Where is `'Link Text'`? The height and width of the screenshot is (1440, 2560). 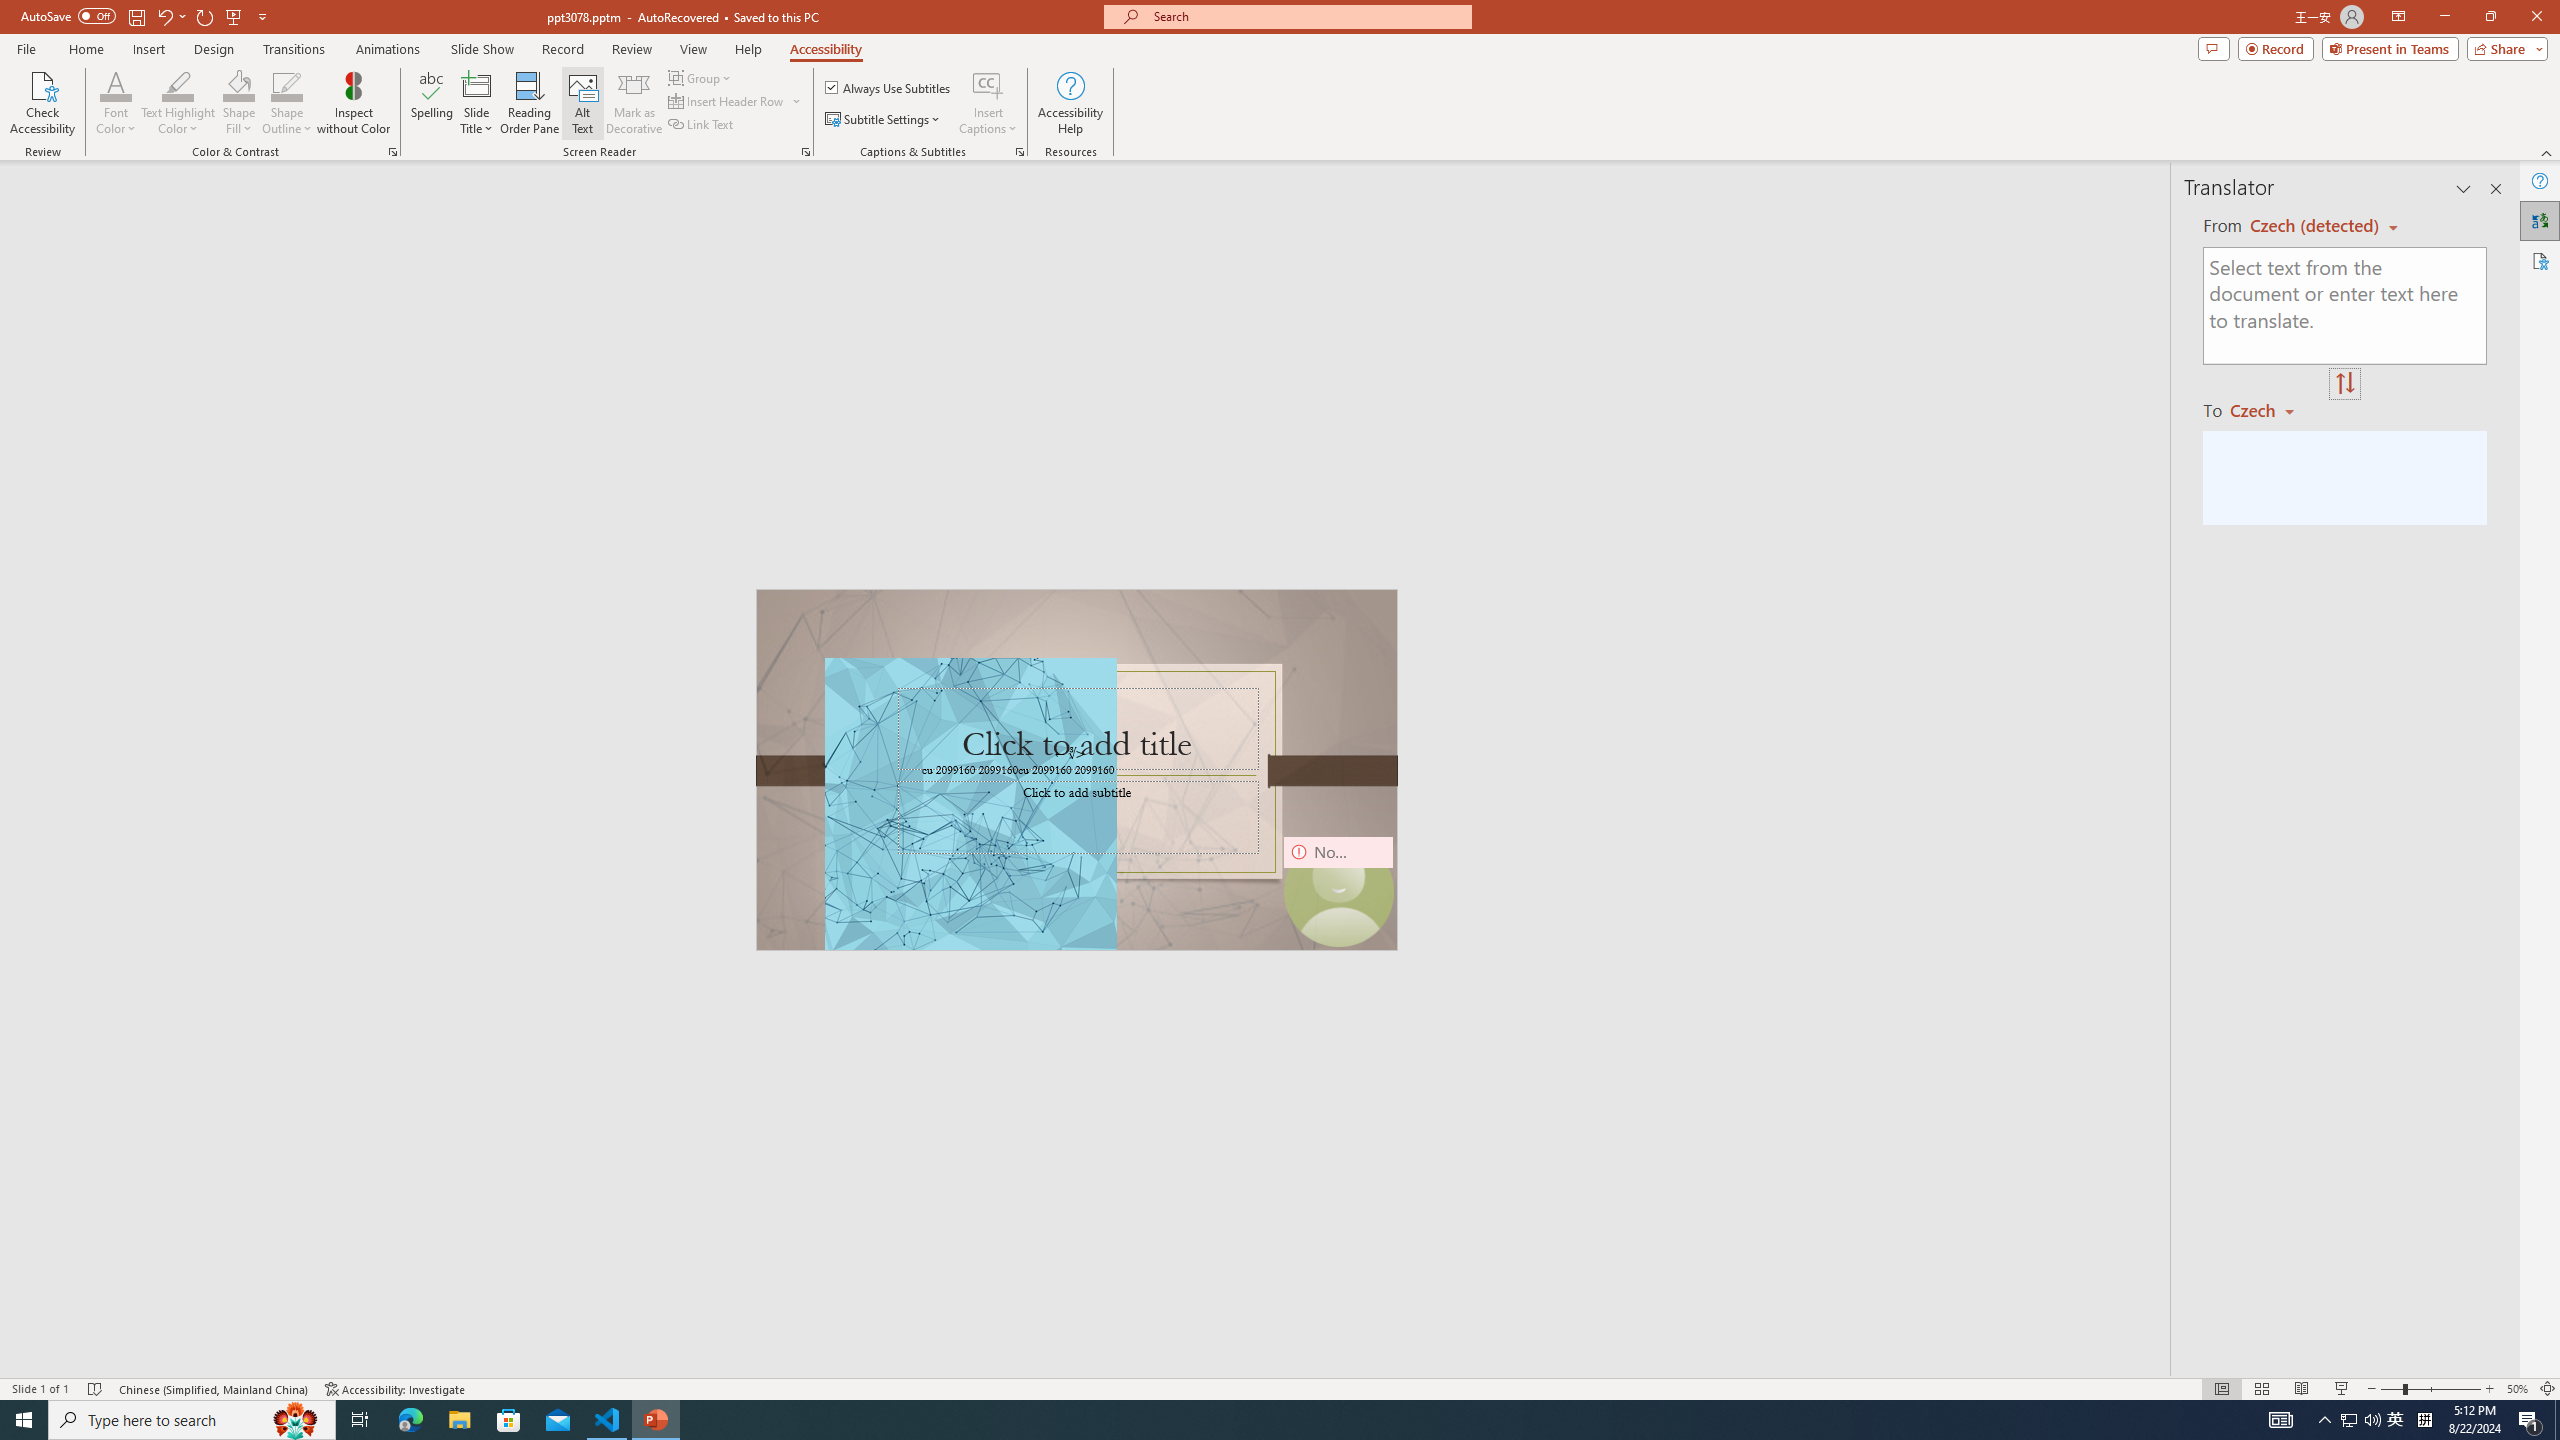
'Link Text' is located at coordinates (701, 122).